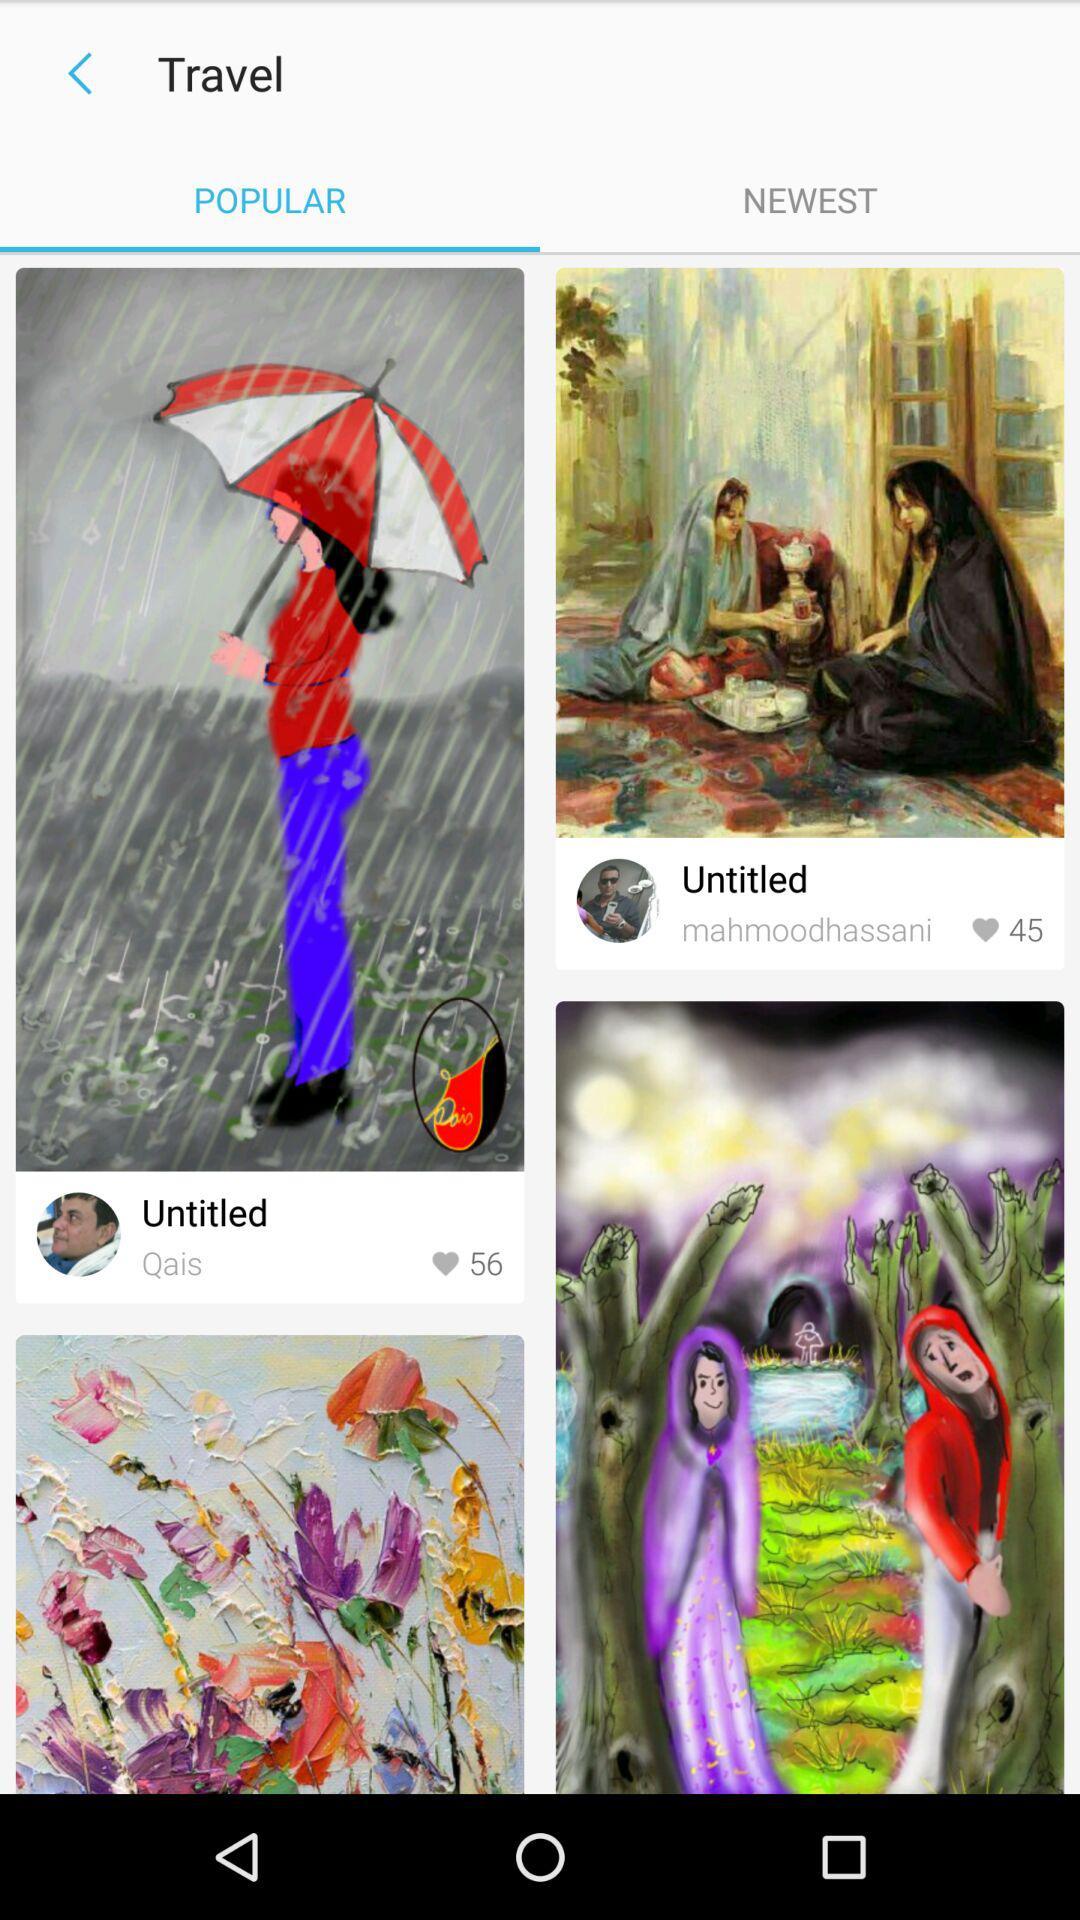 The height and width of the screenshot is (1920, 1080). Describe the element at coordinates (281, 1263) in the screenshot. I see `the icon to the left of 56` at that location.